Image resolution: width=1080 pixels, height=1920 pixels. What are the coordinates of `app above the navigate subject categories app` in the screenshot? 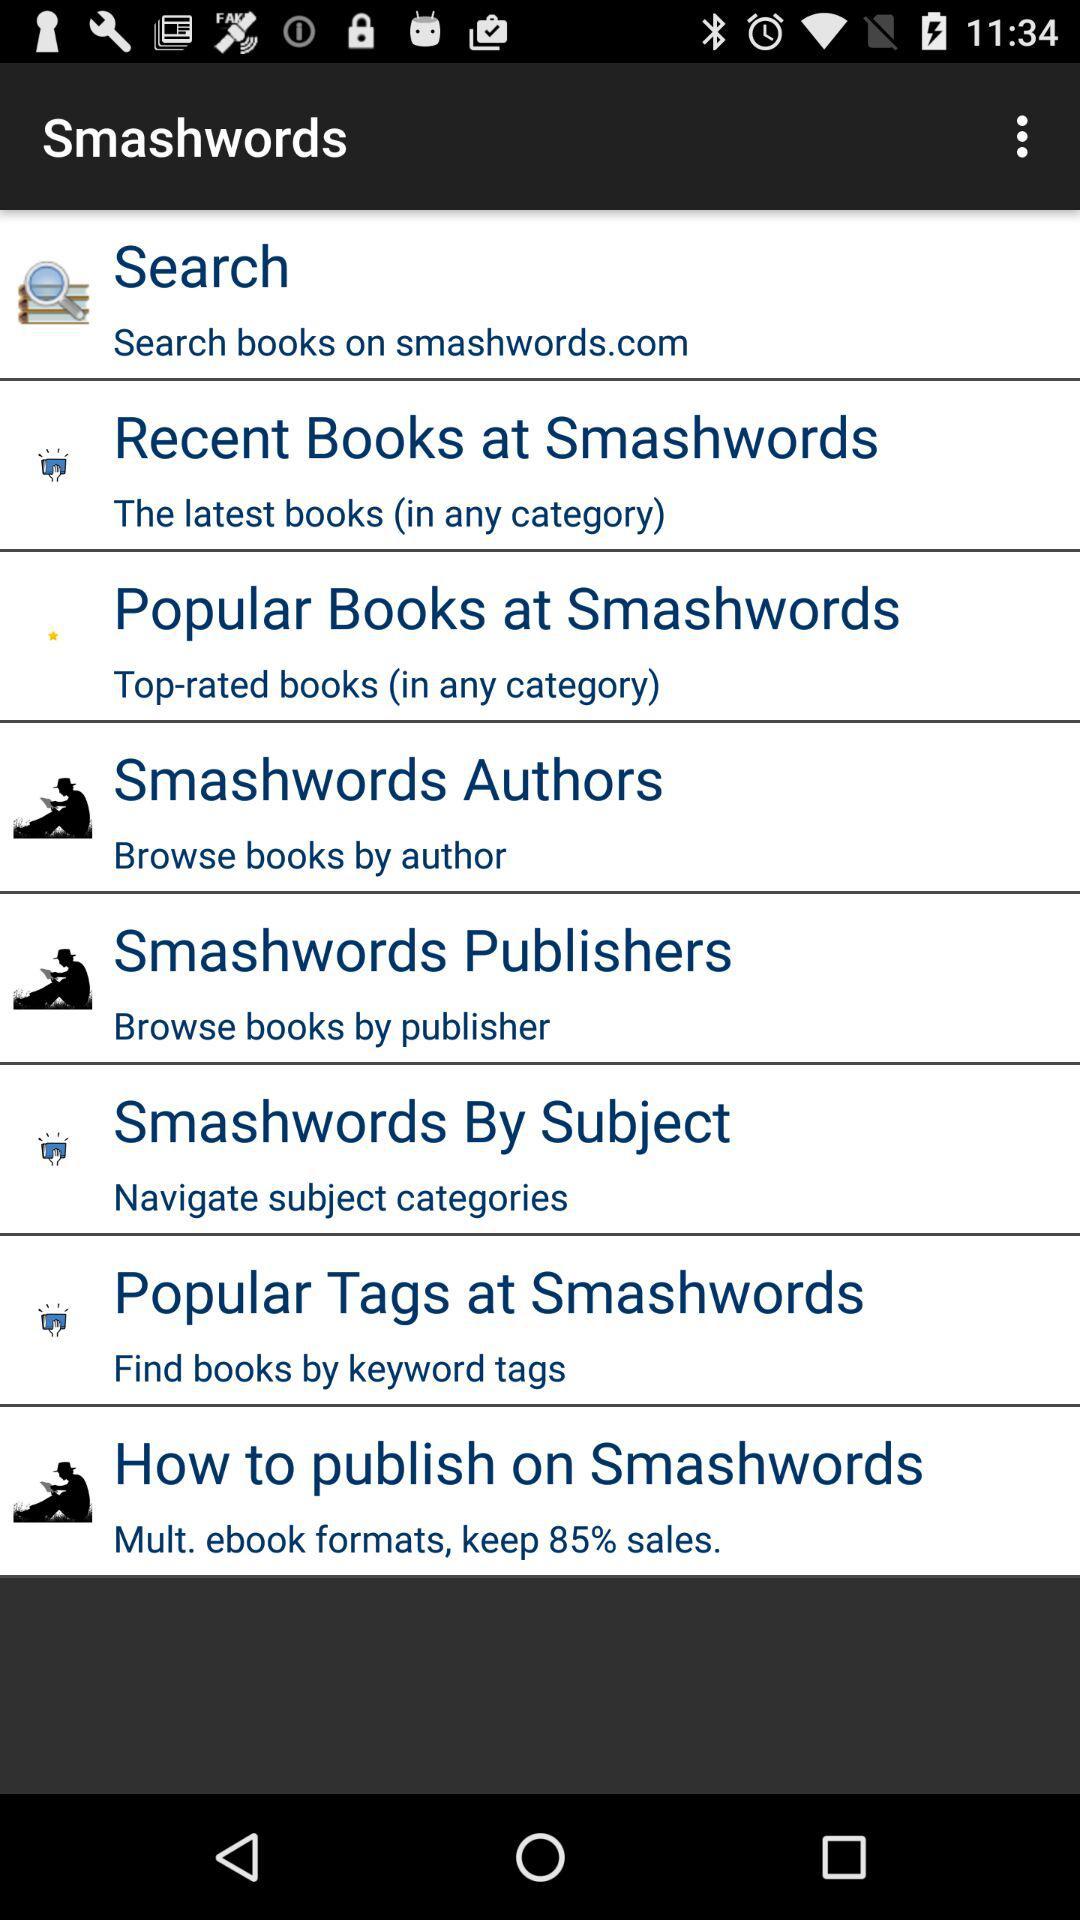 It's located at (421, 1118).